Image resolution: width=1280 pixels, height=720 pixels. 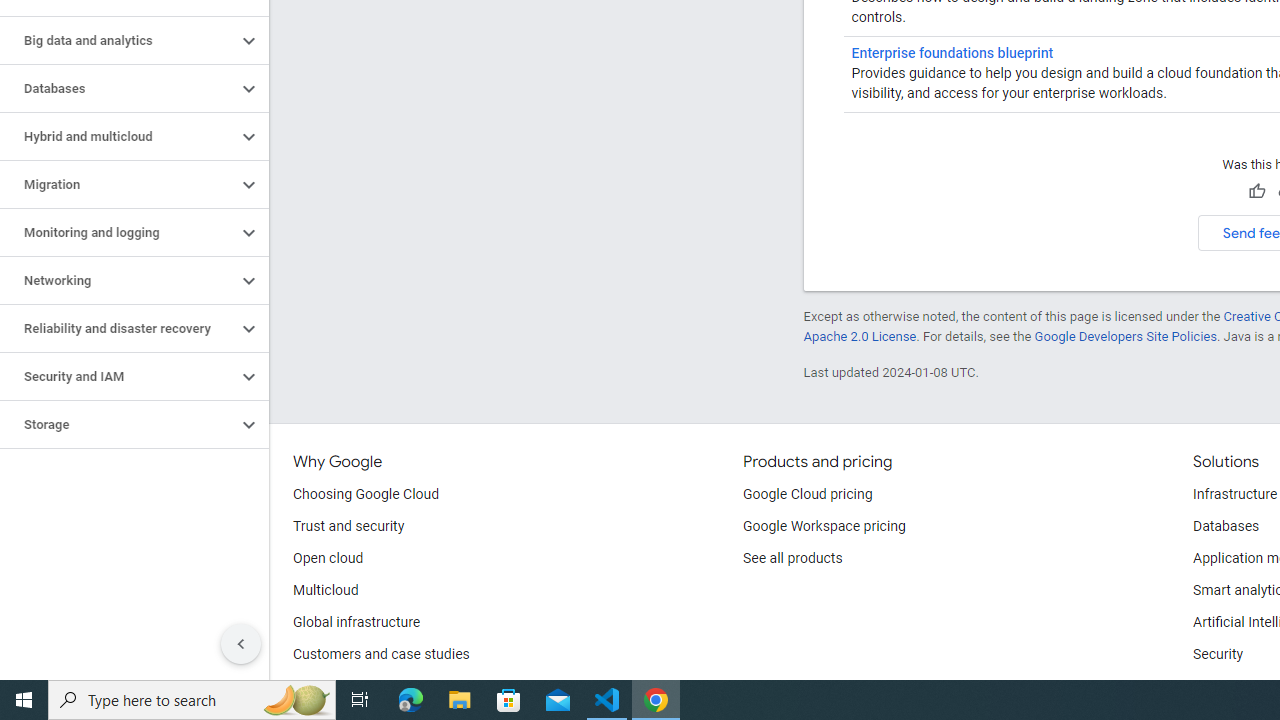 What do you see at coordinates (340, 685) in the screenshot?
I see `'Analyst reports'` at bounding box center [340, 685].